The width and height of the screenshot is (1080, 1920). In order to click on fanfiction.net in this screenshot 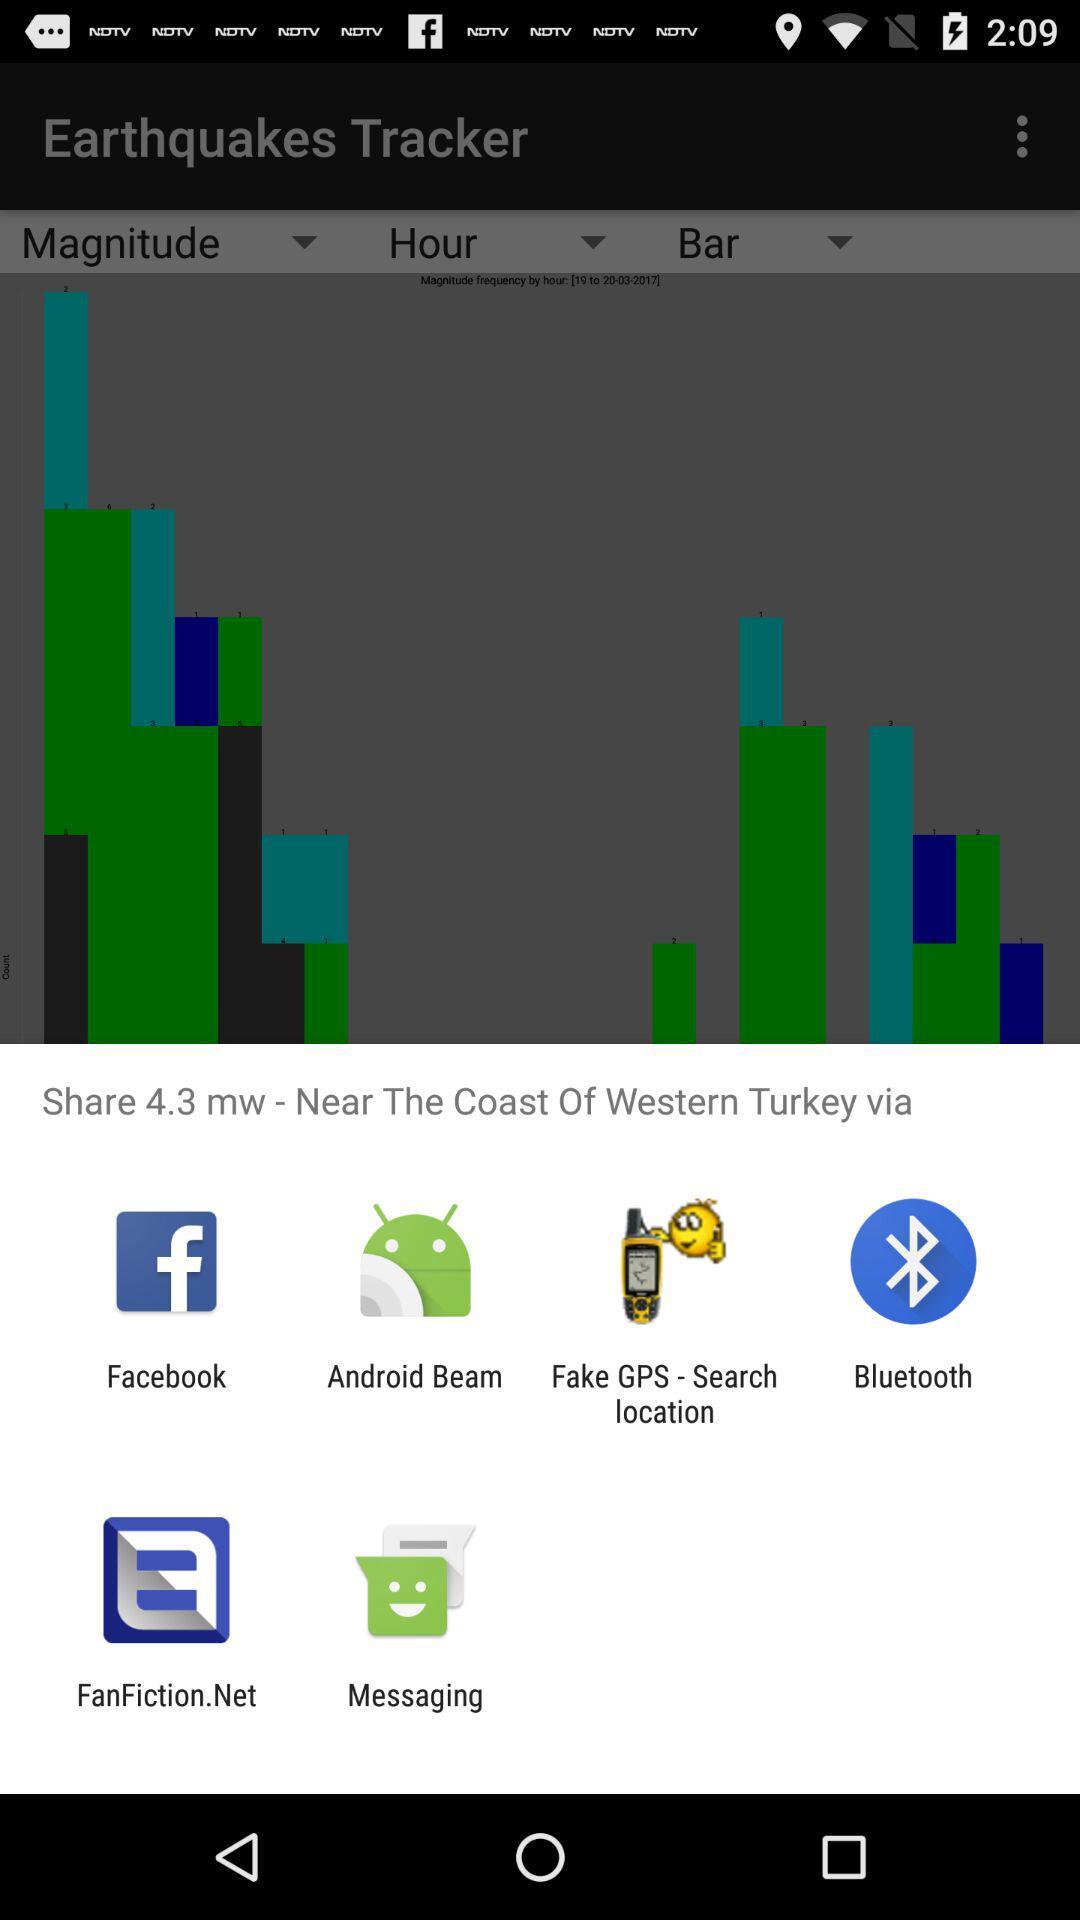, I will do `click(165, 1711)`.